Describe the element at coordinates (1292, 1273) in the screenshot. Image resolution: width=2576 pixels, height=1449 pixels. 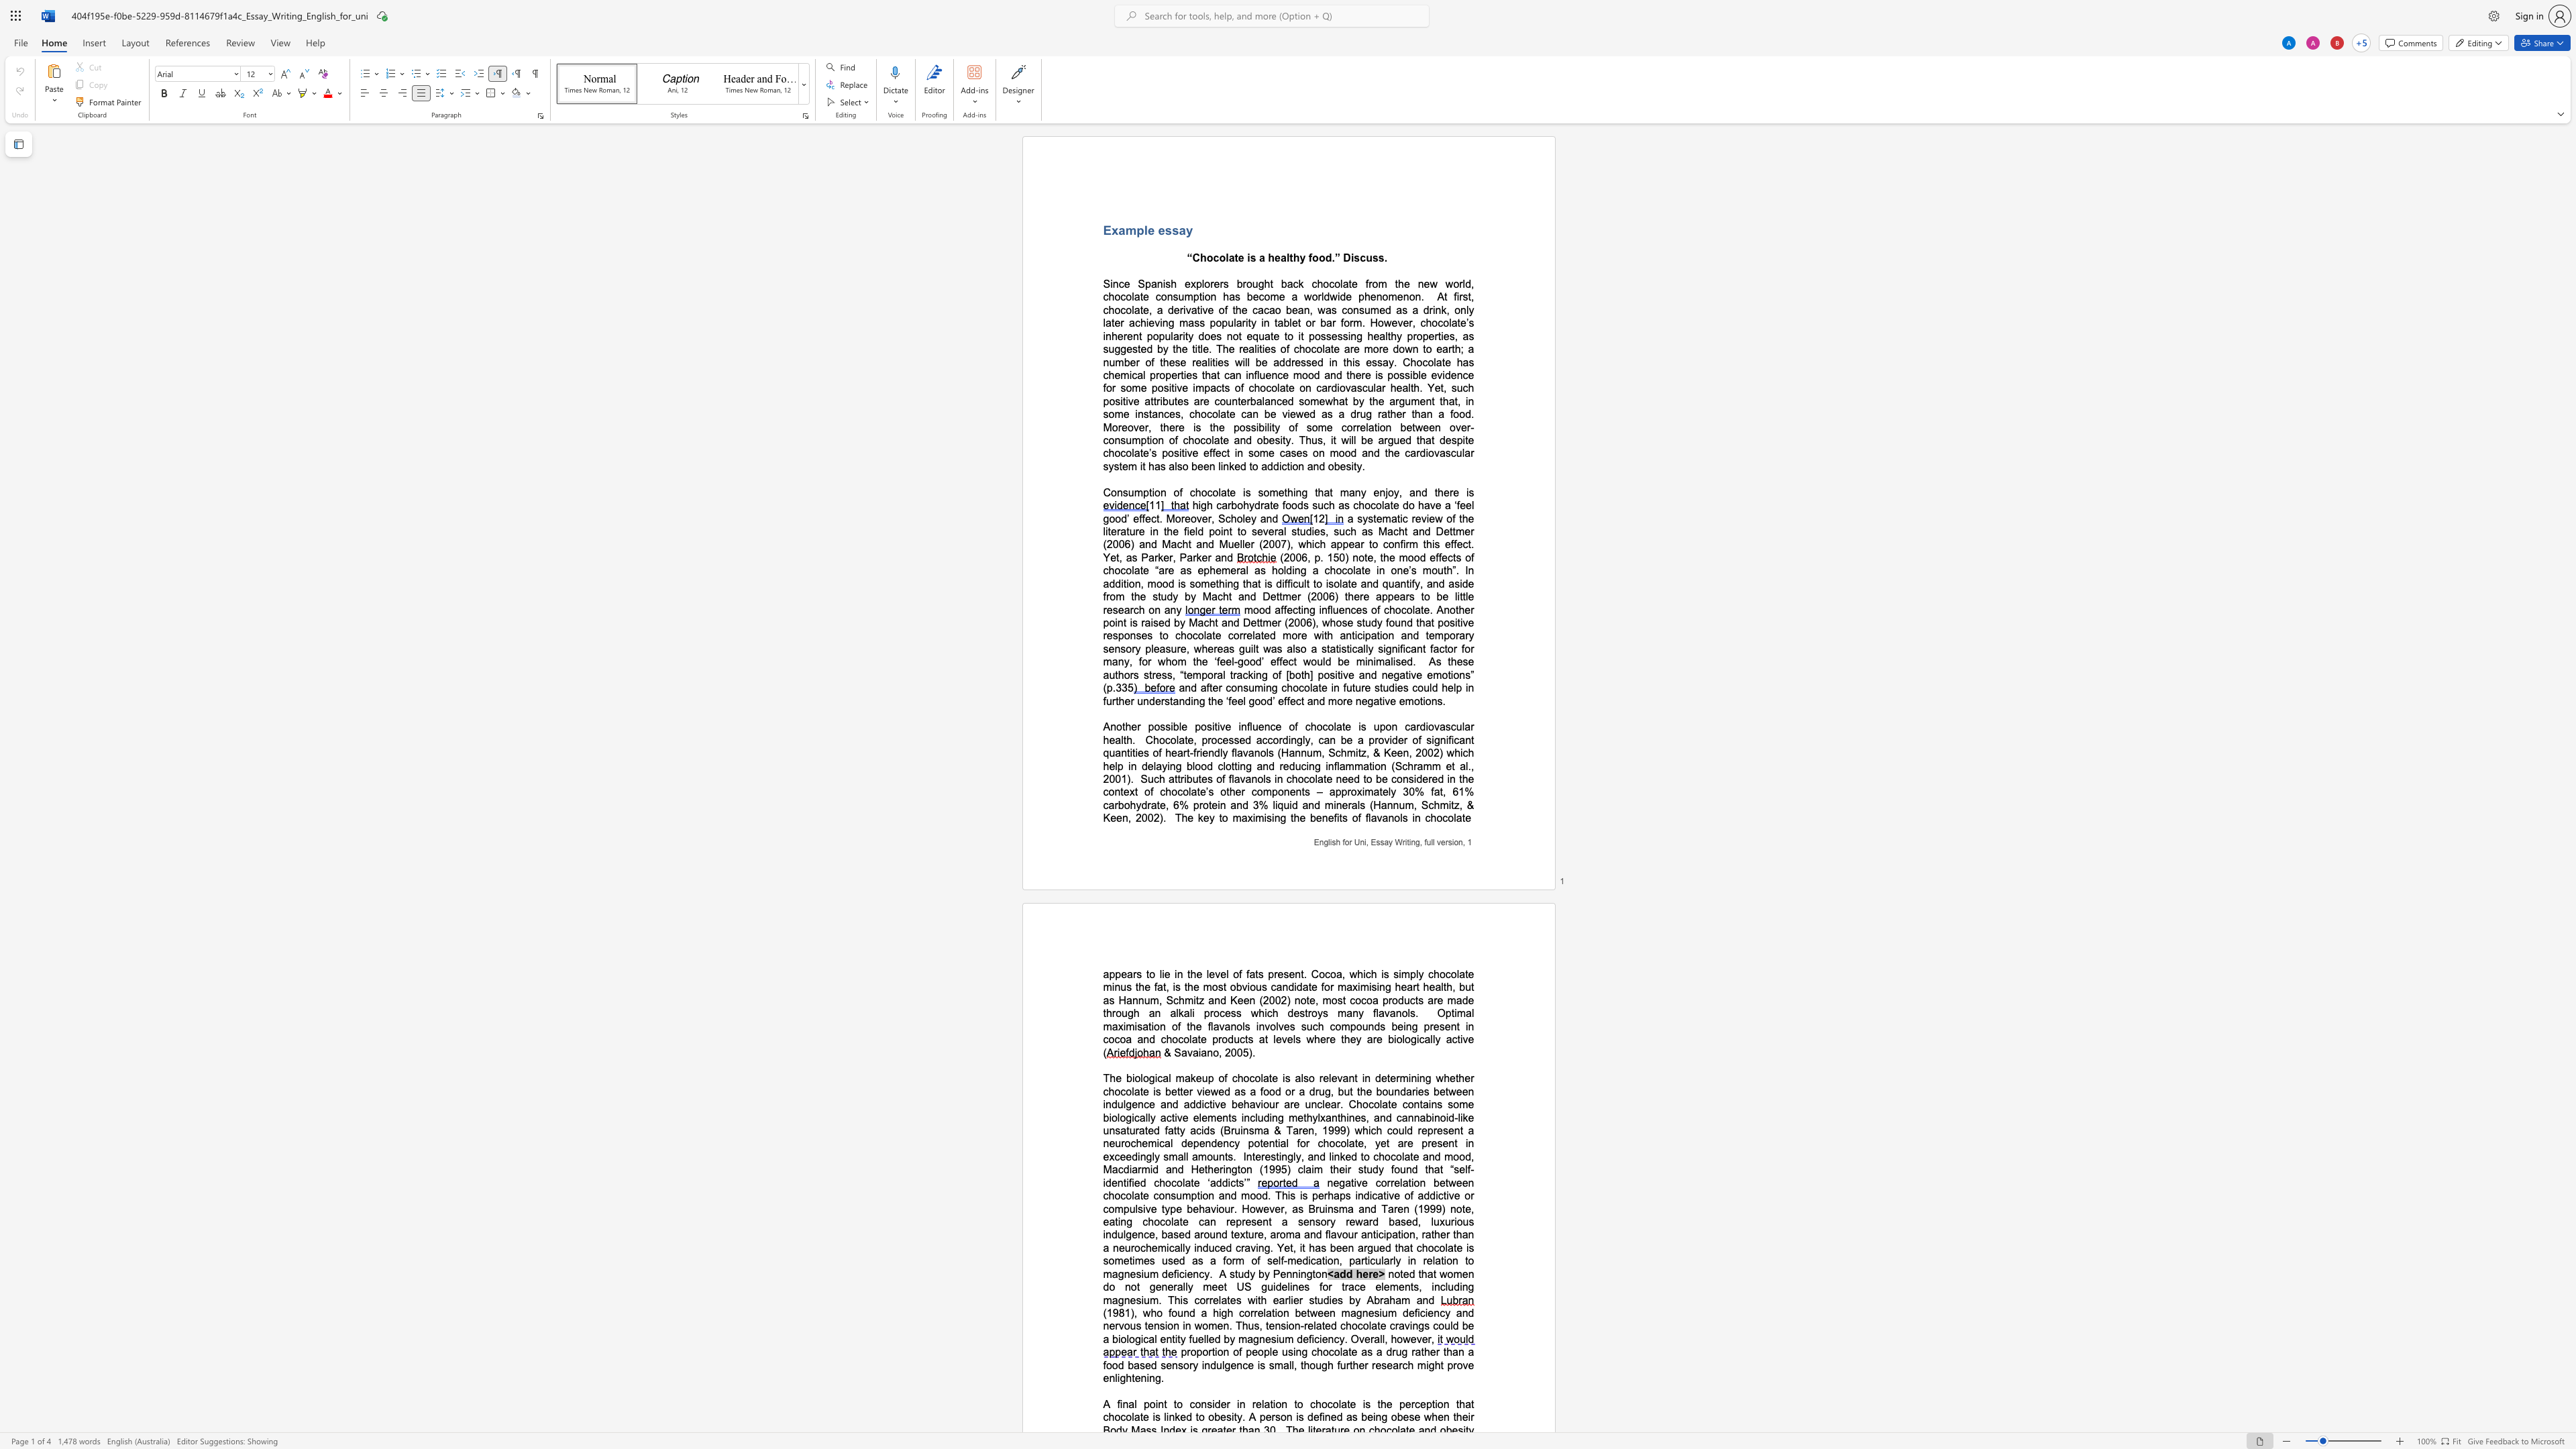
I see `the space between the continuous character "n" and "n" in the text` at that location.